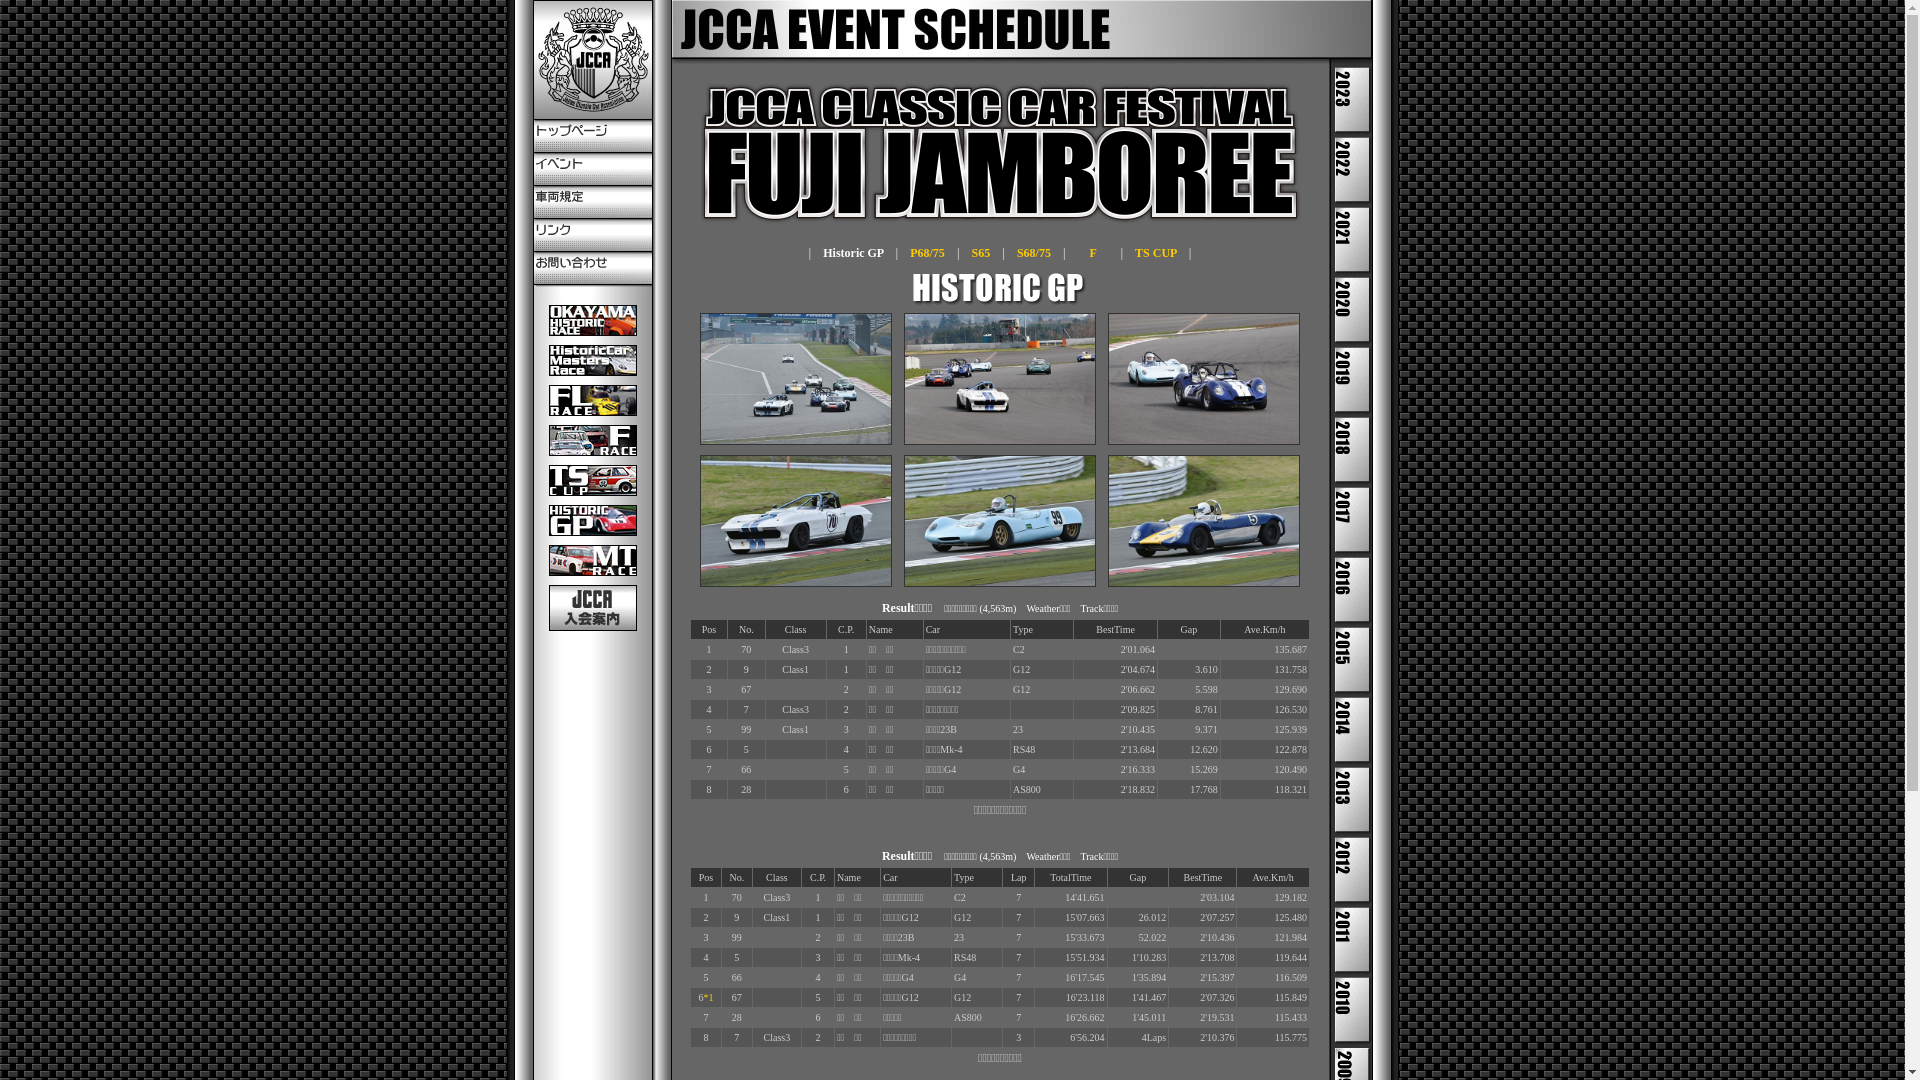  What do you see at coordinates (1033, 252) in the screenshot?
I see `'S68/75'` at bounding box center [1033, 252].